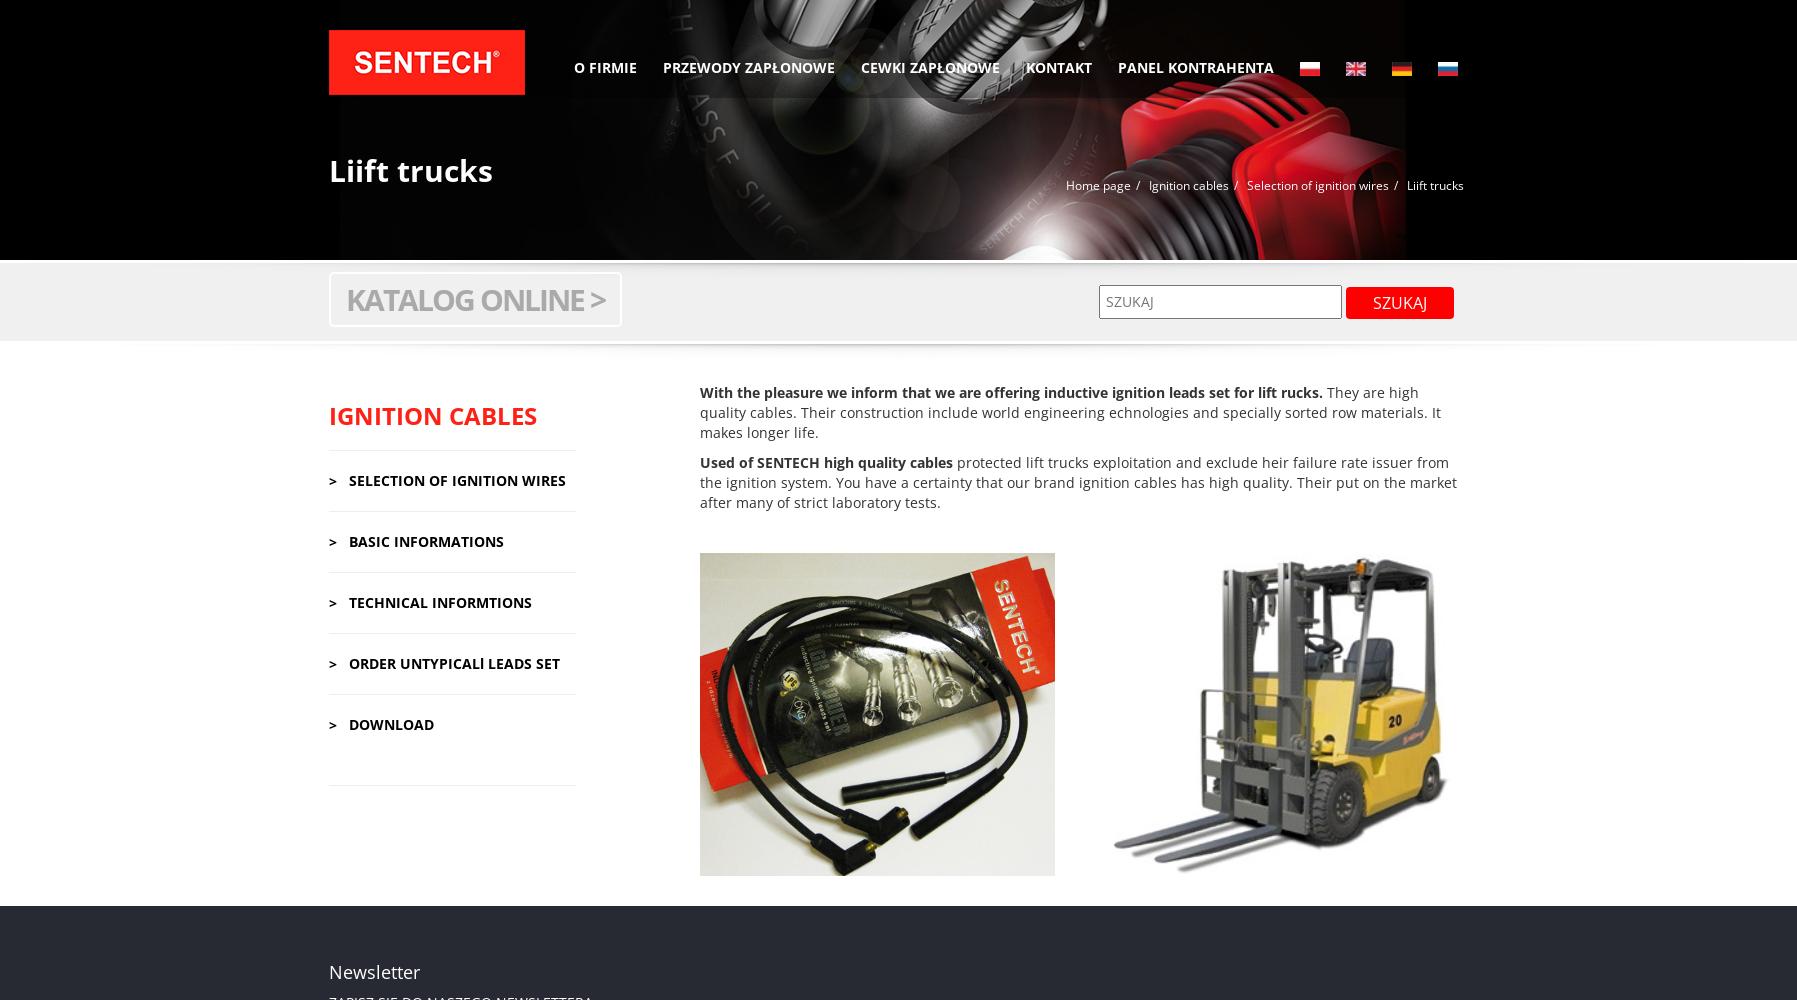 The image size is (1797, 1000). I want to click on '>   ORDER UNTYPICALl LEADS SET', so click(442, 662).